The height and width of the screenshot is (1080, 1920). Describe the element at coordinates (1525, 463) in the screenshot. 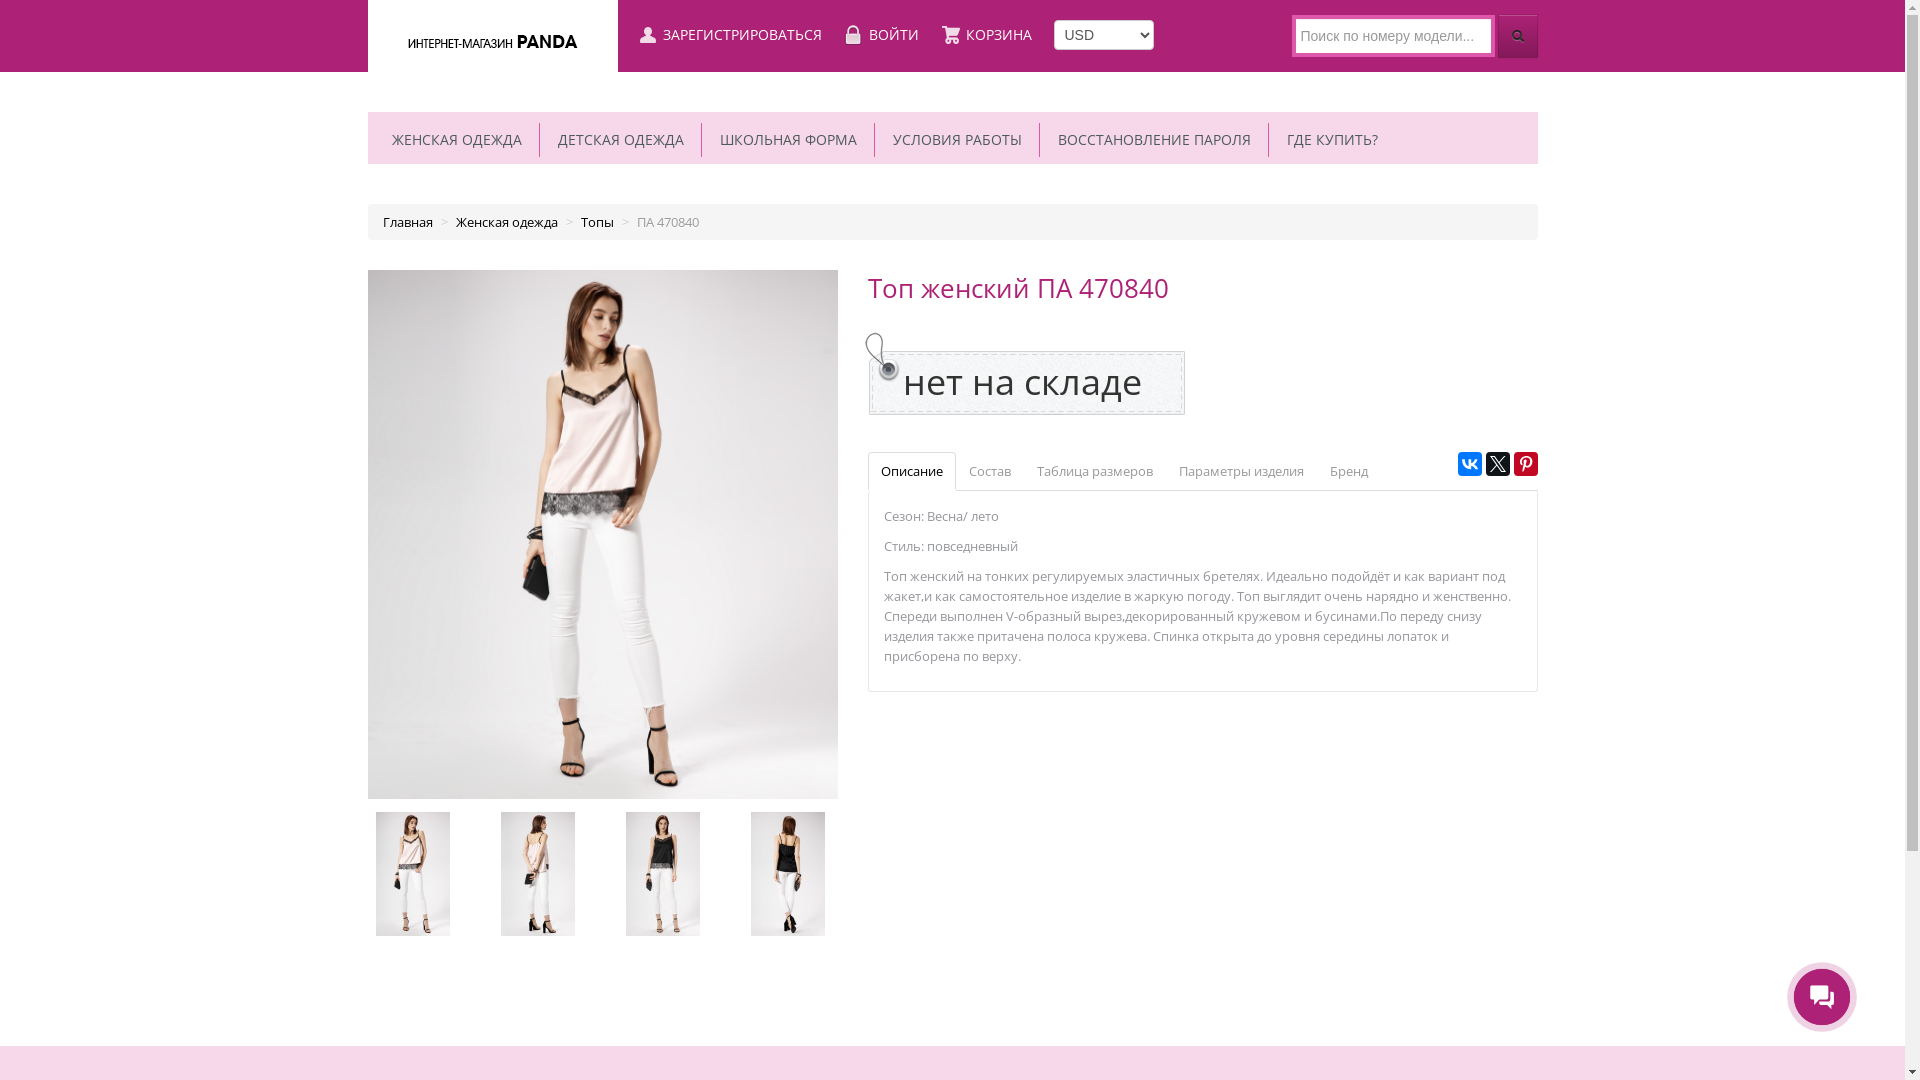

I see `'Pinterest'` at that location.